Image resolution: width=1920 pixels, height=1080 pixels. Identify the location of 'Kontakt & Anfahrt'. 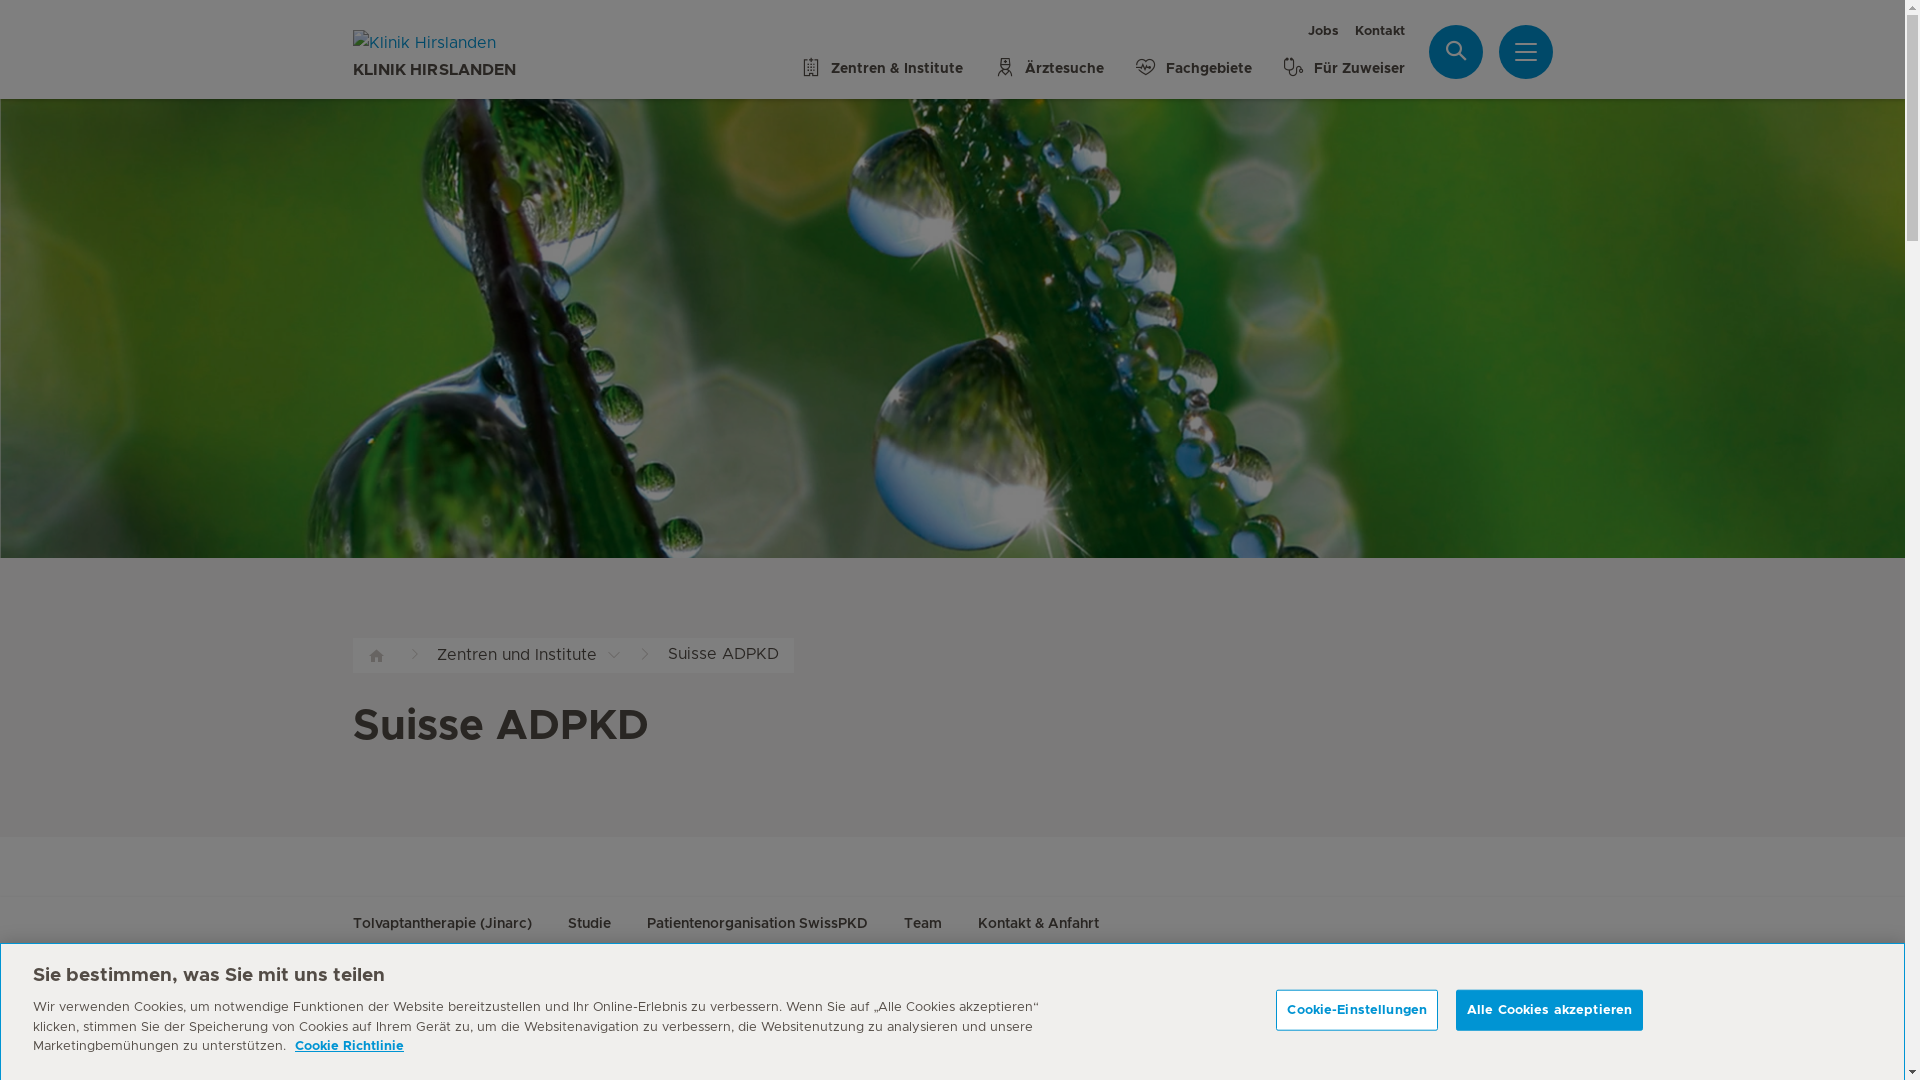
(1038, 925).